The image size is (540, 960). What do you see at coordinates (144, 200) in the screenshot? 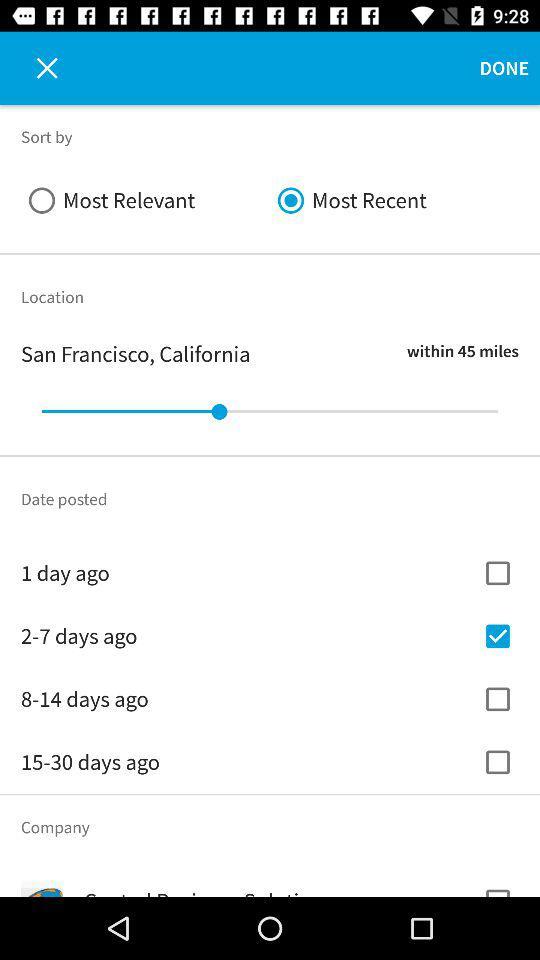
I see `the most relevant icon` at bounding box center [144, 200].